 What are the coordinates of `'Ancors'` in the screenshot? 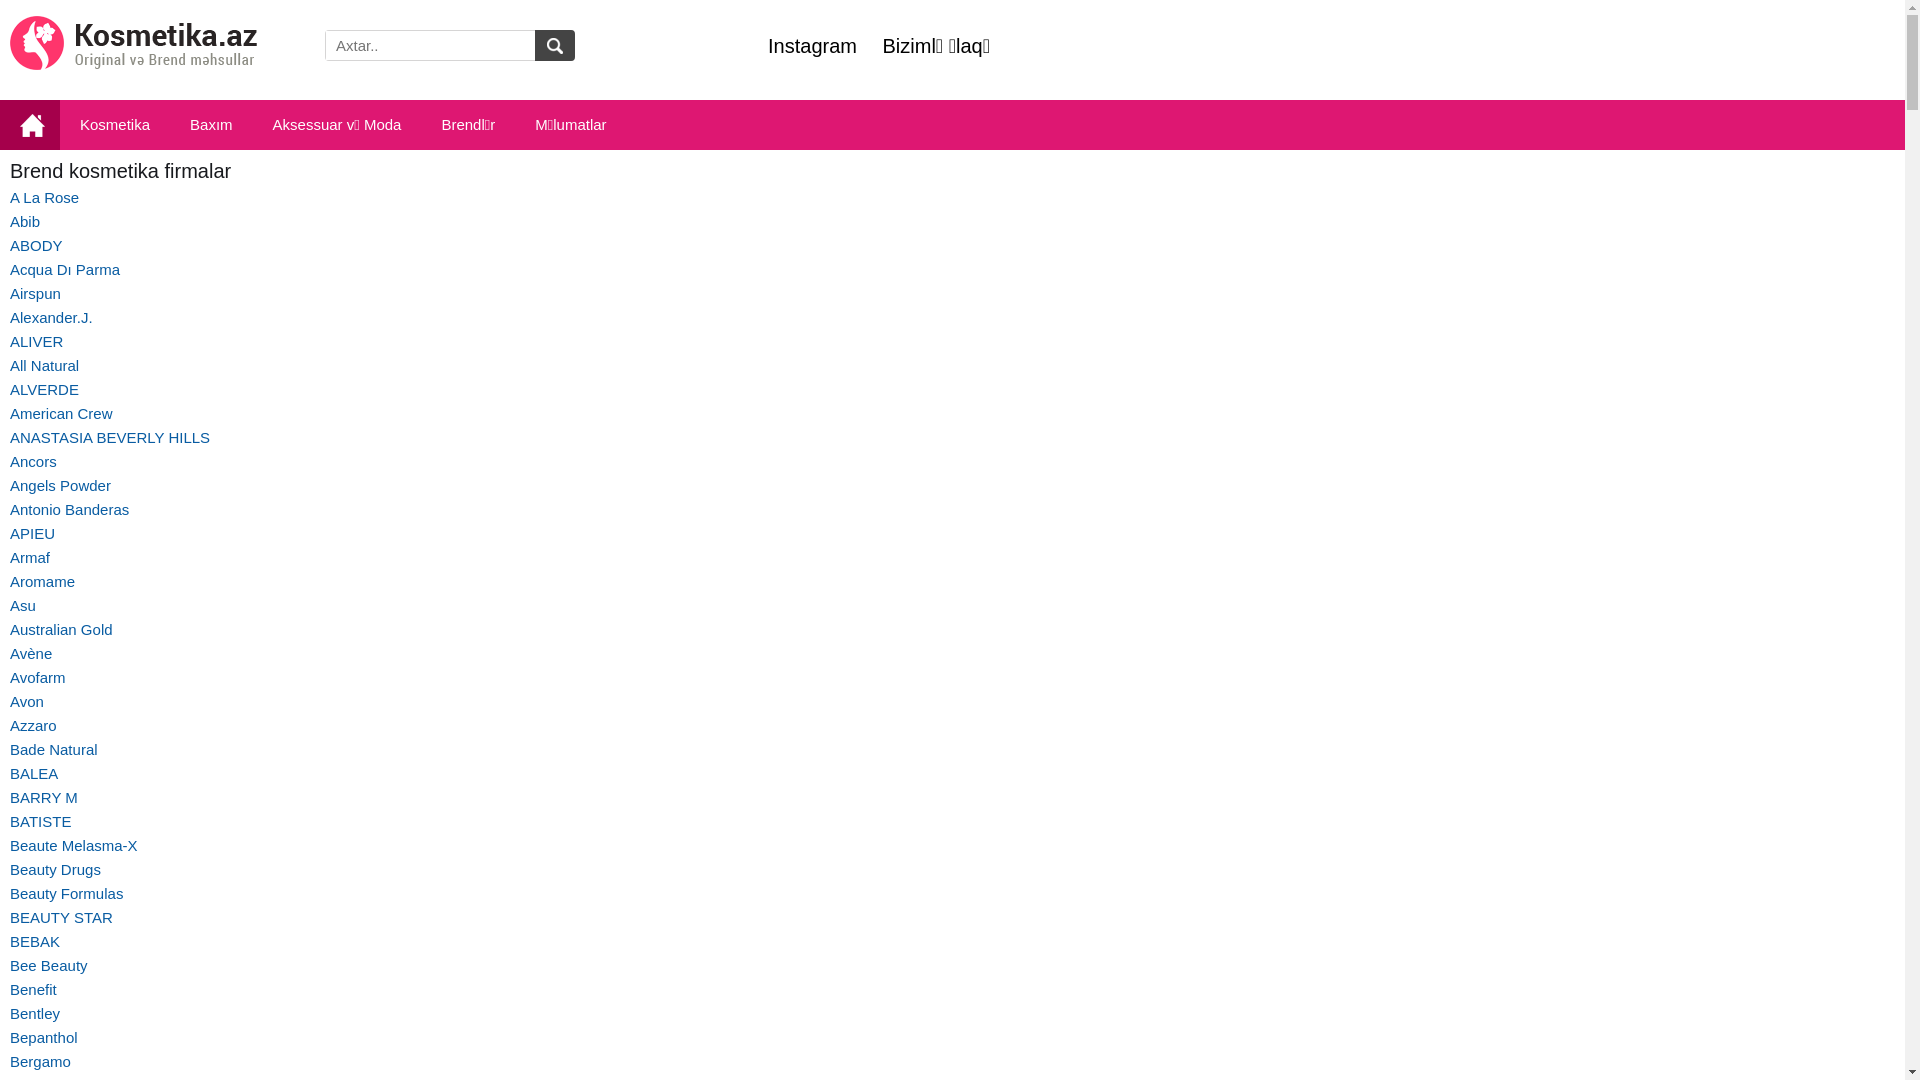 It's located at (33, 461).